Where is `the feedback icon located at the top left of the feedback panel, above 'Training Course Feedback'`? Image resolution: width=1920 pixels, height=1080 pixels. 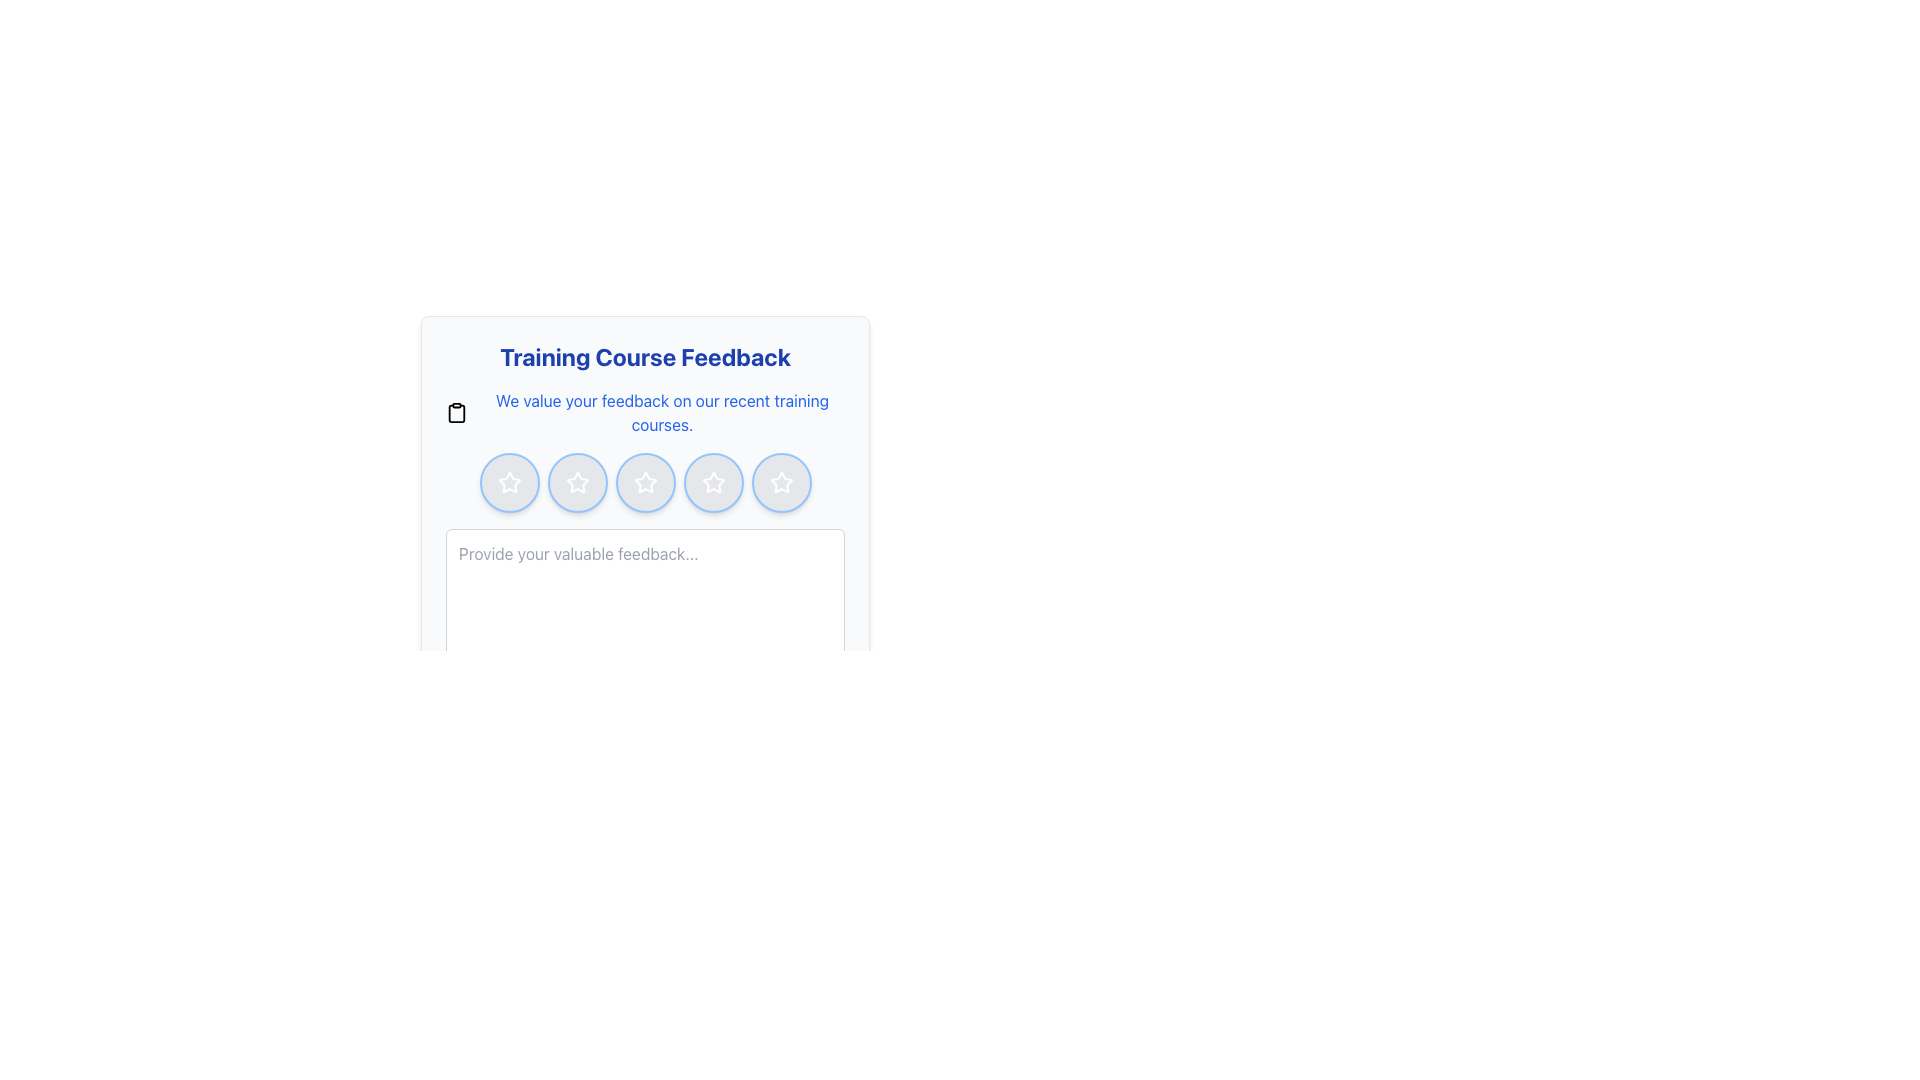
the feedback icon located at the top left of the feedback panel, above 'Training Course Feedback' is located at coordinates (455, 412).